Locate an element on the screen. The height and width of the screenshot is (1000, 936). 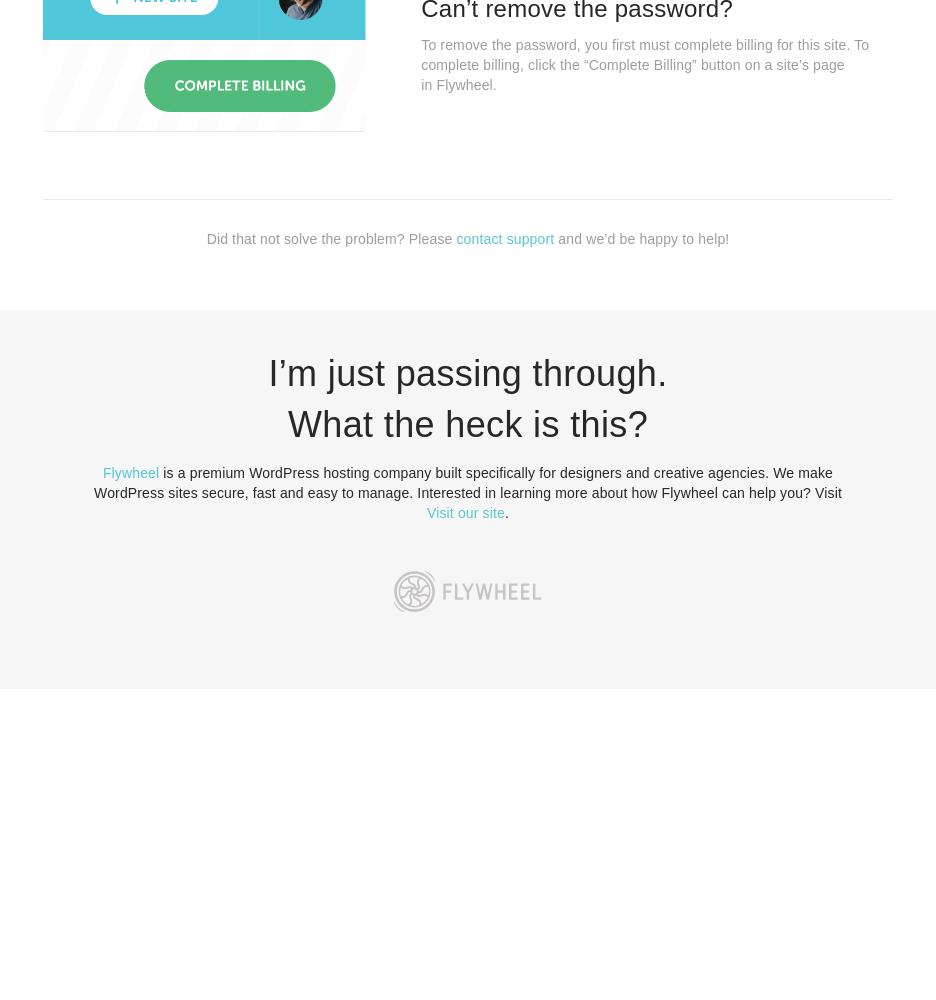
'What the heck is this?' is located at coordinates (467, 423).